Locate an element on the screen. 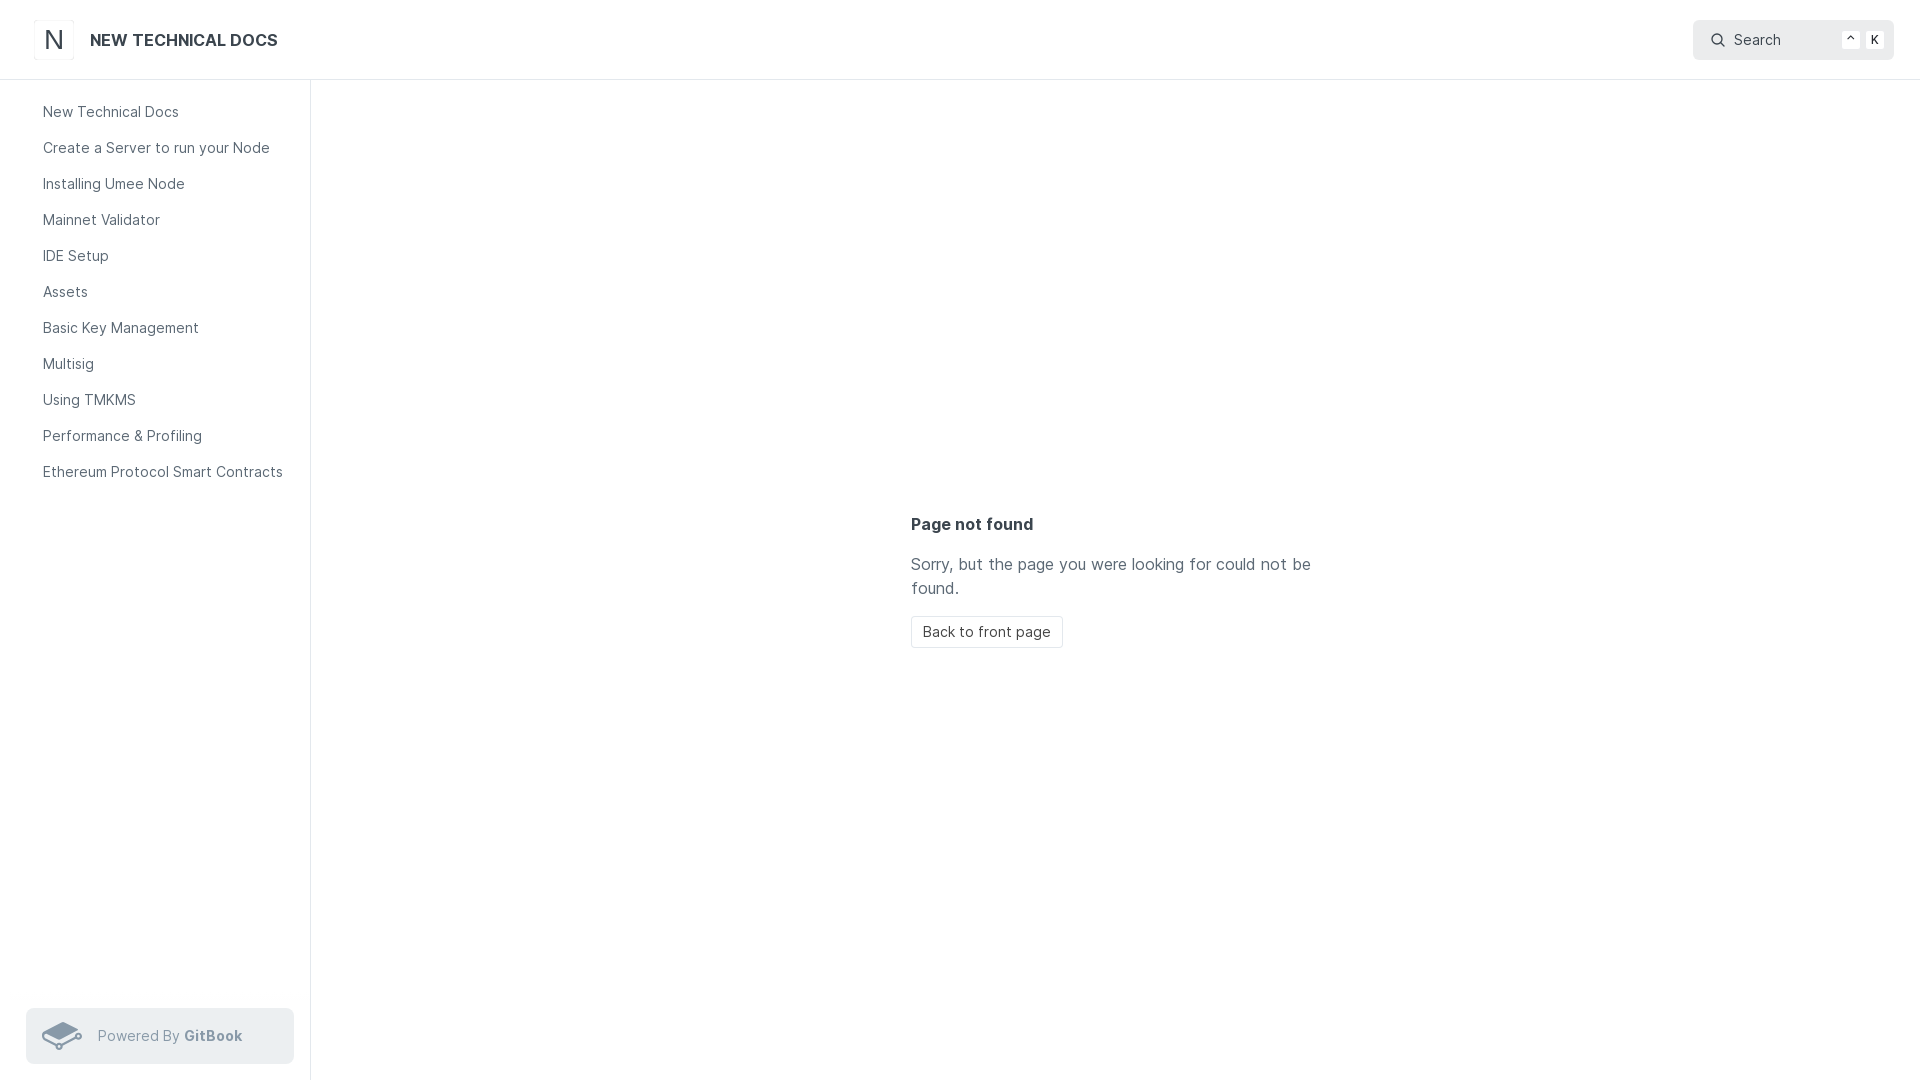  'Installing Umee Node' is located at coordinates (168, 184).